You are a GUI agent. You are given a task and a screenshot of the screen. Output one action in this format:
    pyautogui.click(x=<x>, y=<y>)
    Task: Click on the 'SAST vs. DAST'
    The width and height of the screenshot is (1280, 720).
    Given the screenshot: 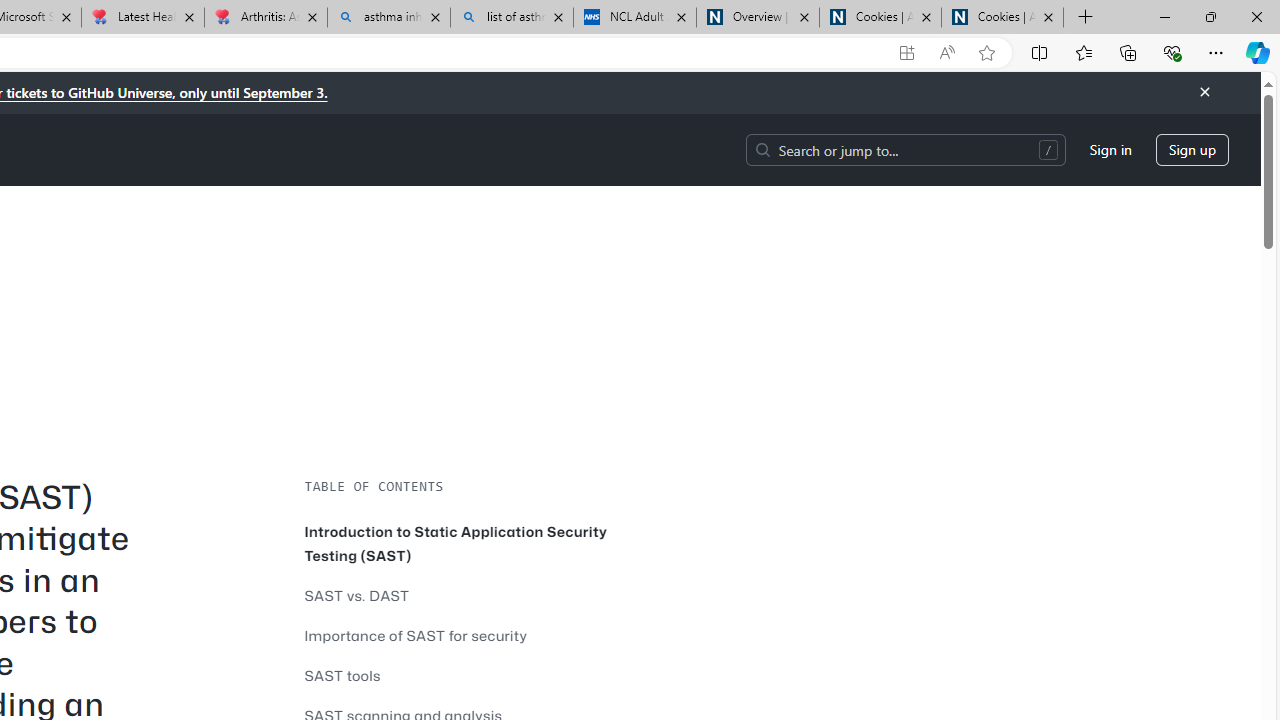 What is the action you would take?
    pyautogui.click(x=459, y=594)
    